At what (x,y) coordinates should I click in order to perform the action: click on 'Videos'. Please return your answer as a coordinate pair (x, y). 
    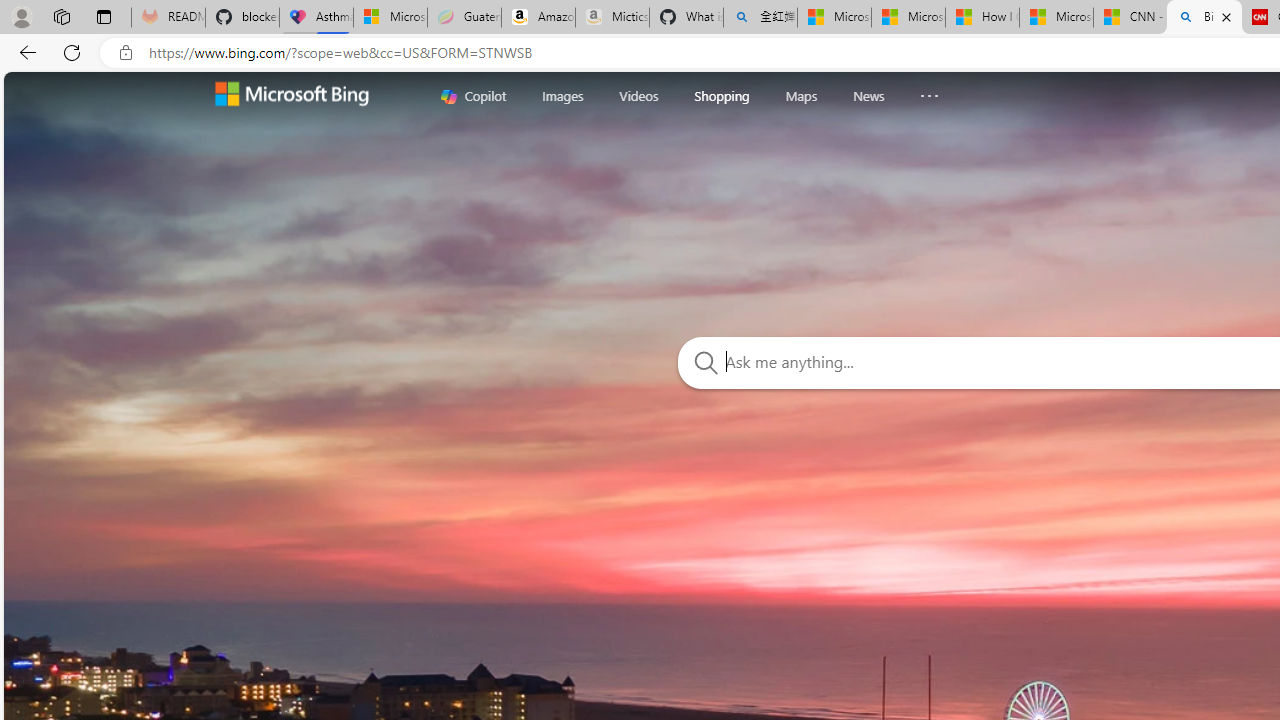
    Looking at the image, I should click on (638, 95).